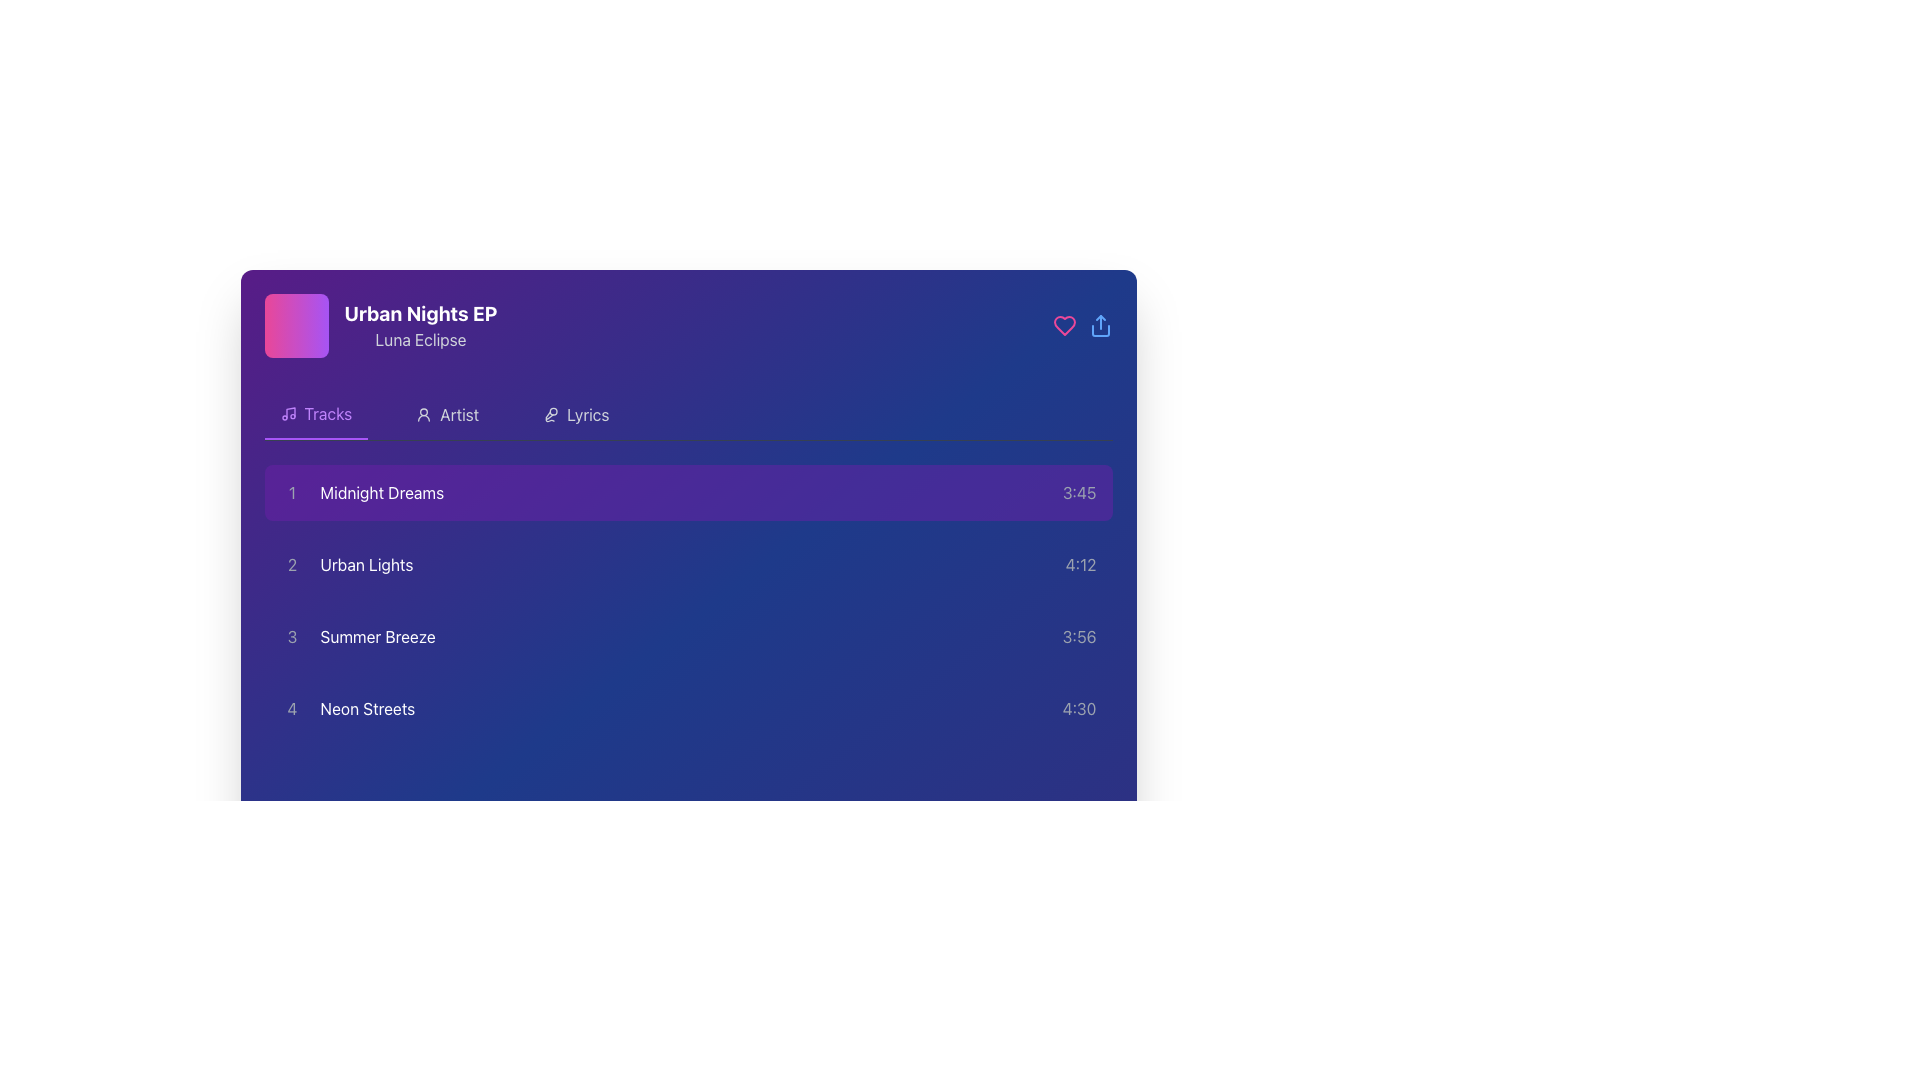  I want to click on the music tracks icon located in the header section adjacent to the 'Tracks' label, which visually emphasizes the currently selected tab for music tracks, so click(289, 411).